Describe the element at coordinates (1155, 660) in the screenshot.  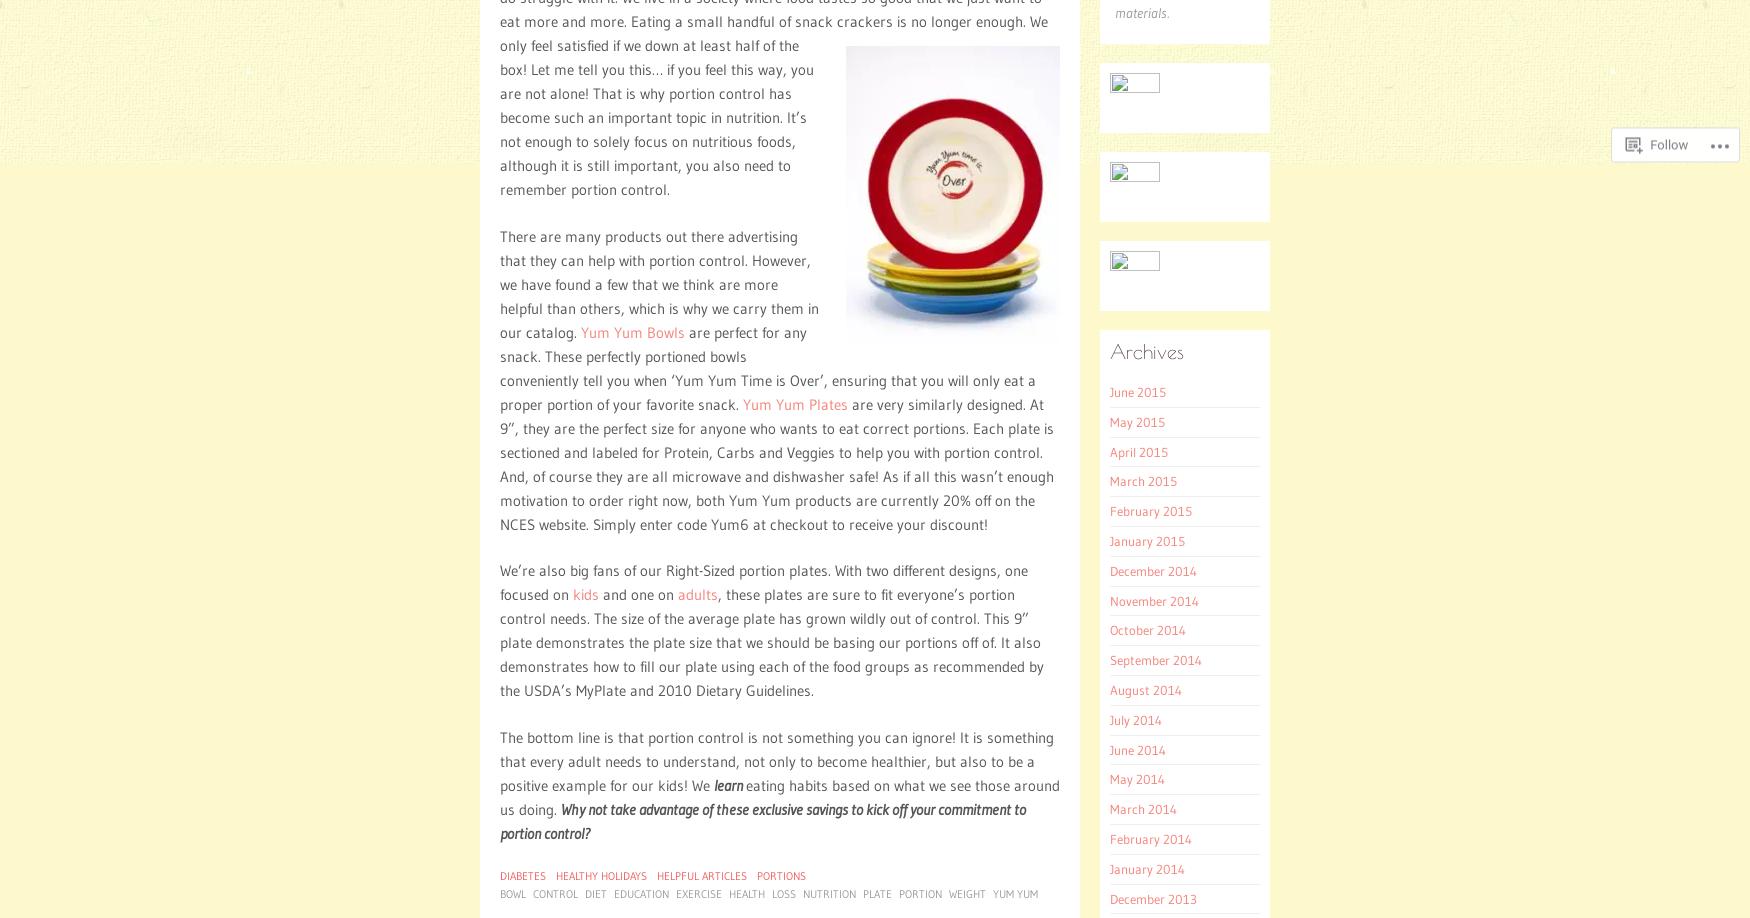
I see `'September 2014'` at that location.